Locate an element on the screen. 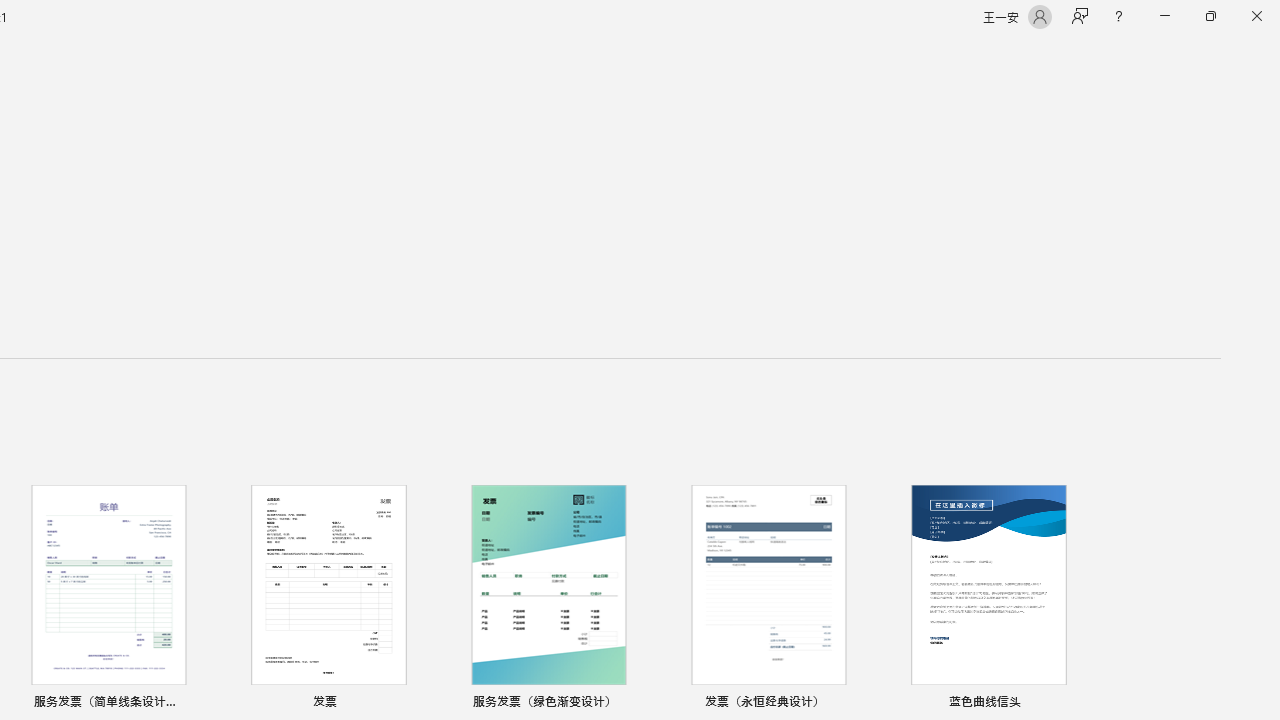  'Close' is located at coordinates (1255, 16).